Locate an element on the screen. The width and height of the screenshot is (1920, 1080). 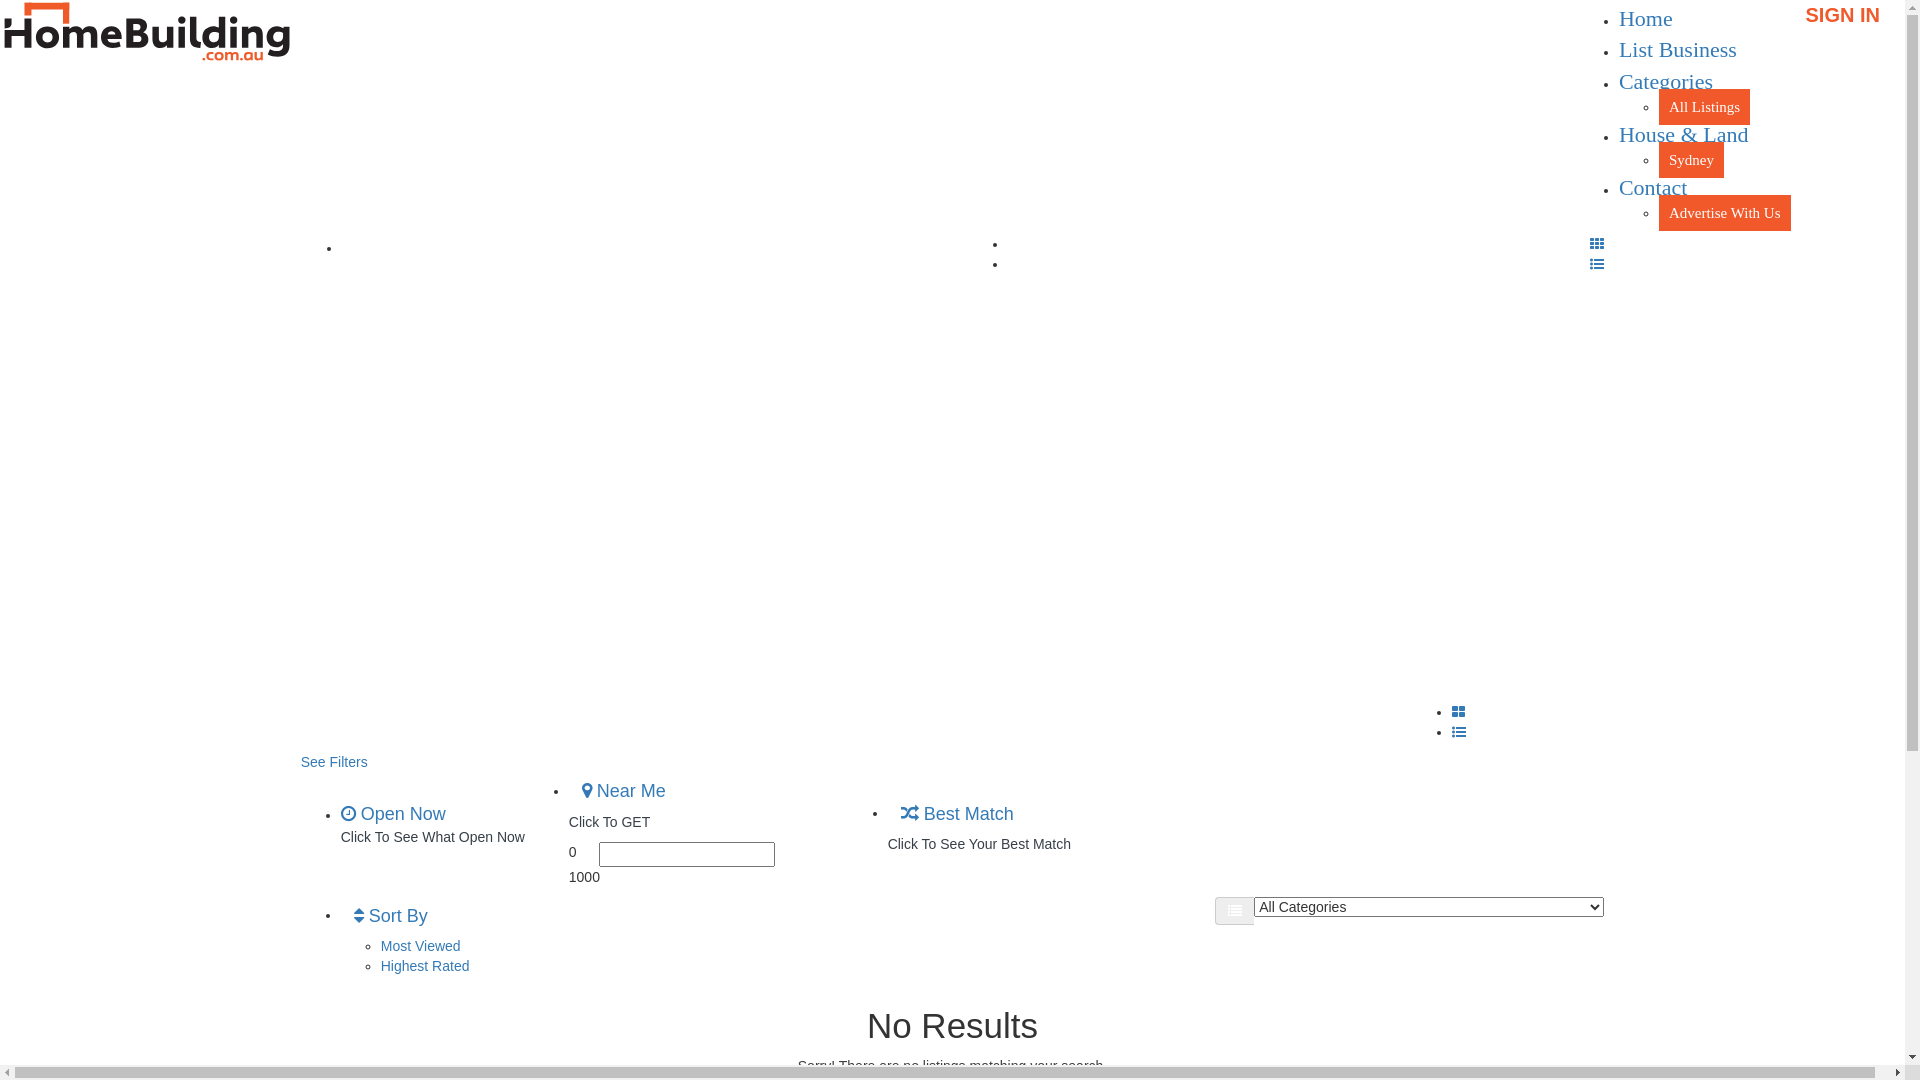
'Advertise With Us' is located at coordinates (1723, 212).